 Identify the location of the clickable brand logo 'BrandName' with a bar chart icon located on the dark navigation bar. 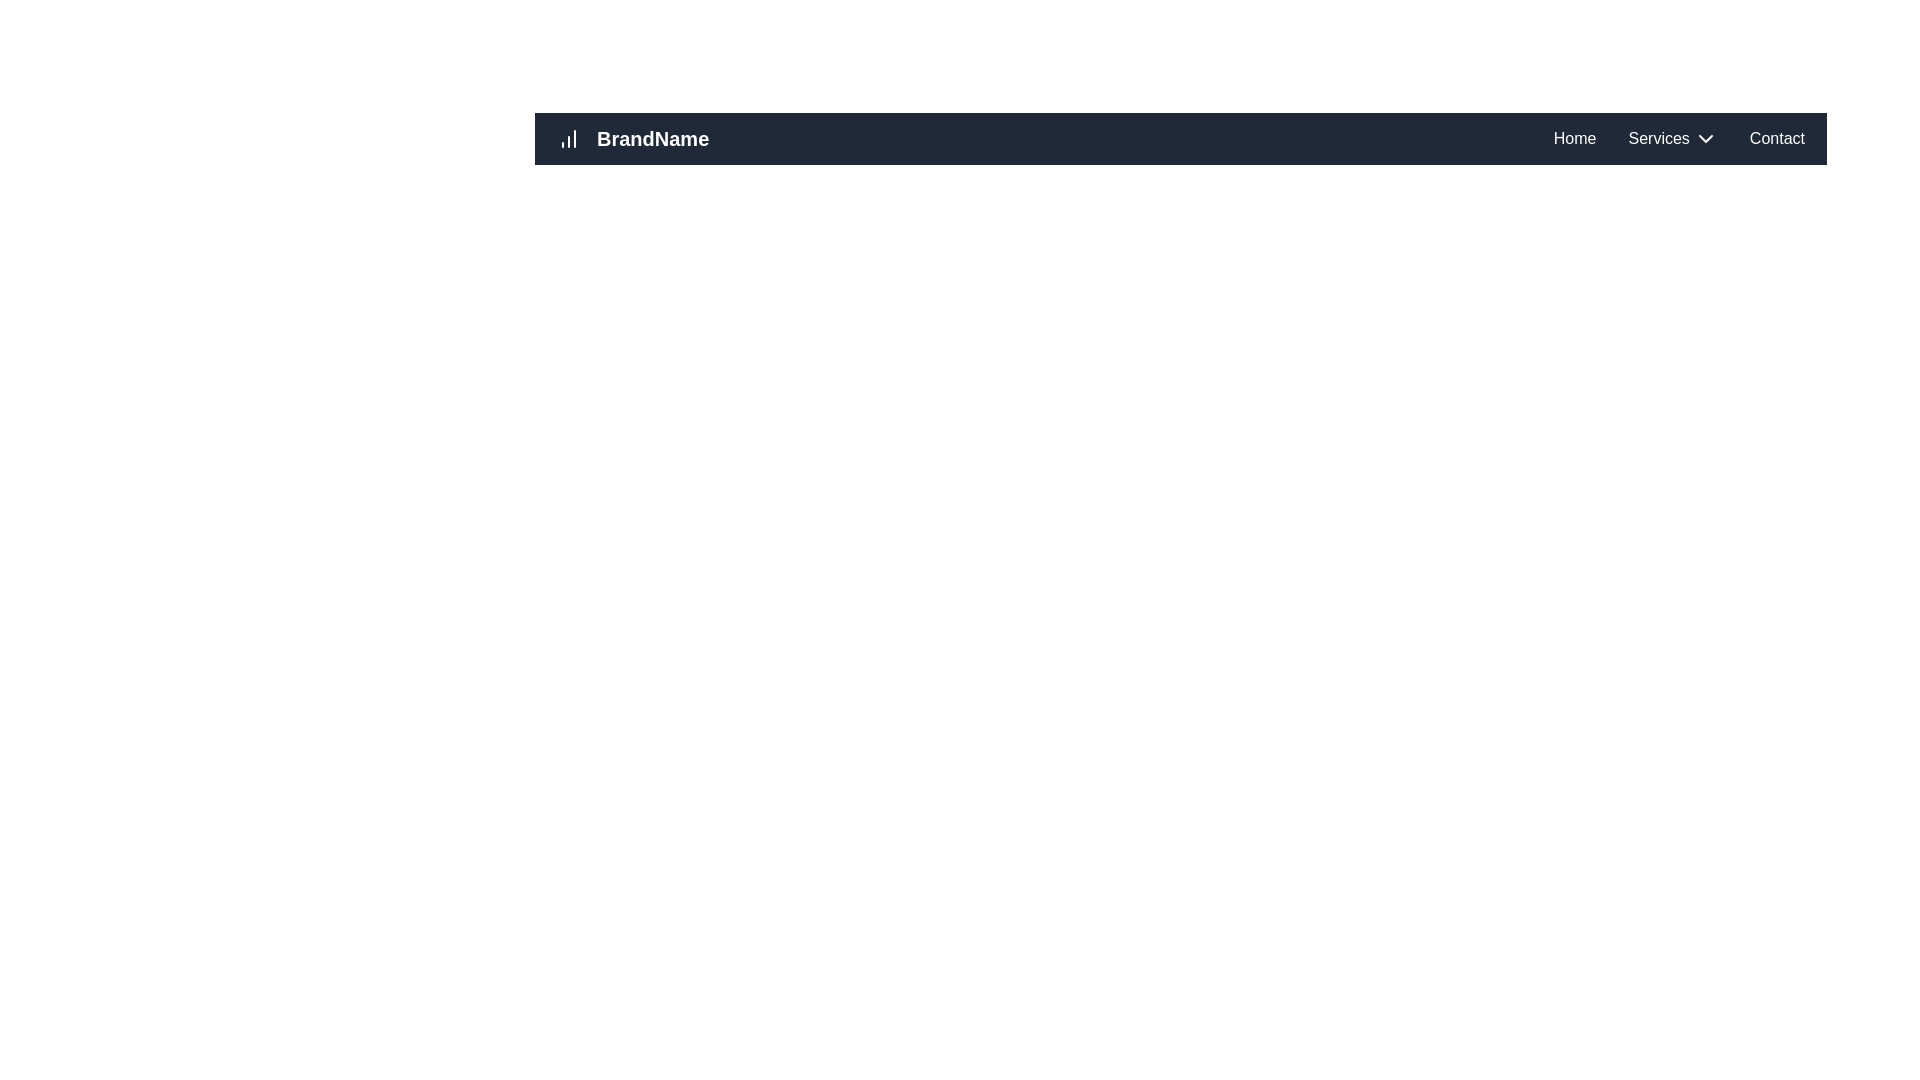
(632, 137).